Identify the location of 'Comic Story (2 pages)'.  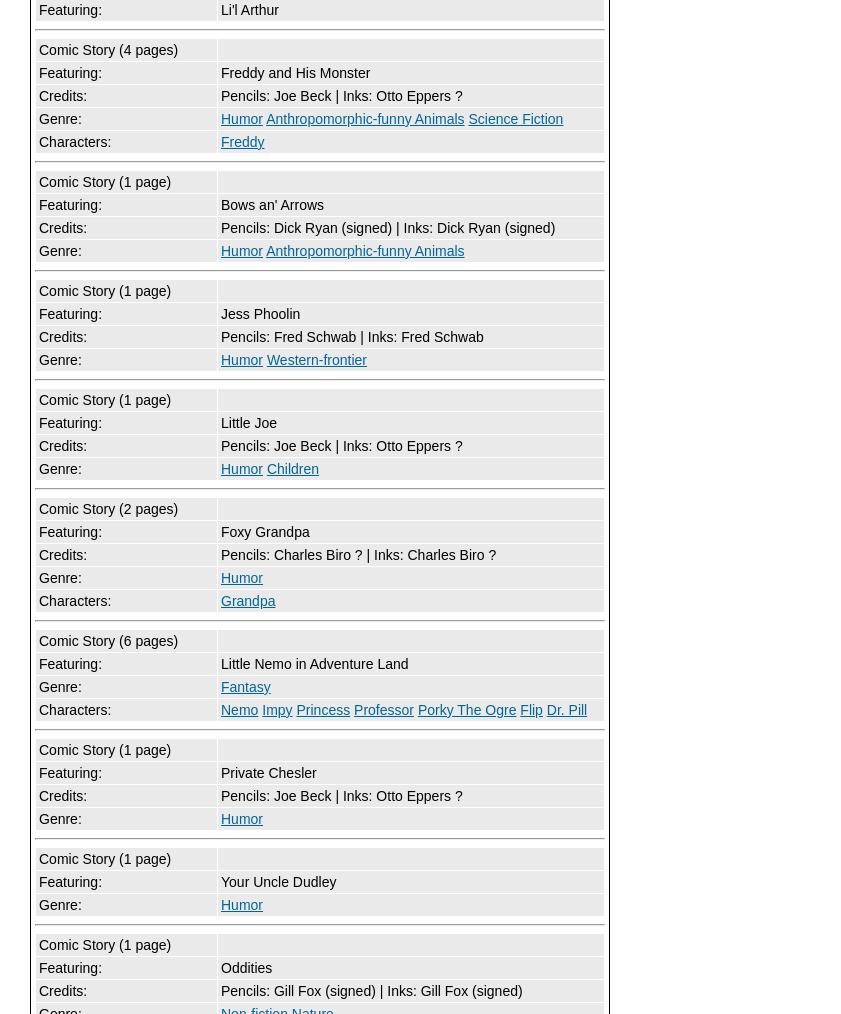
(38, 508).